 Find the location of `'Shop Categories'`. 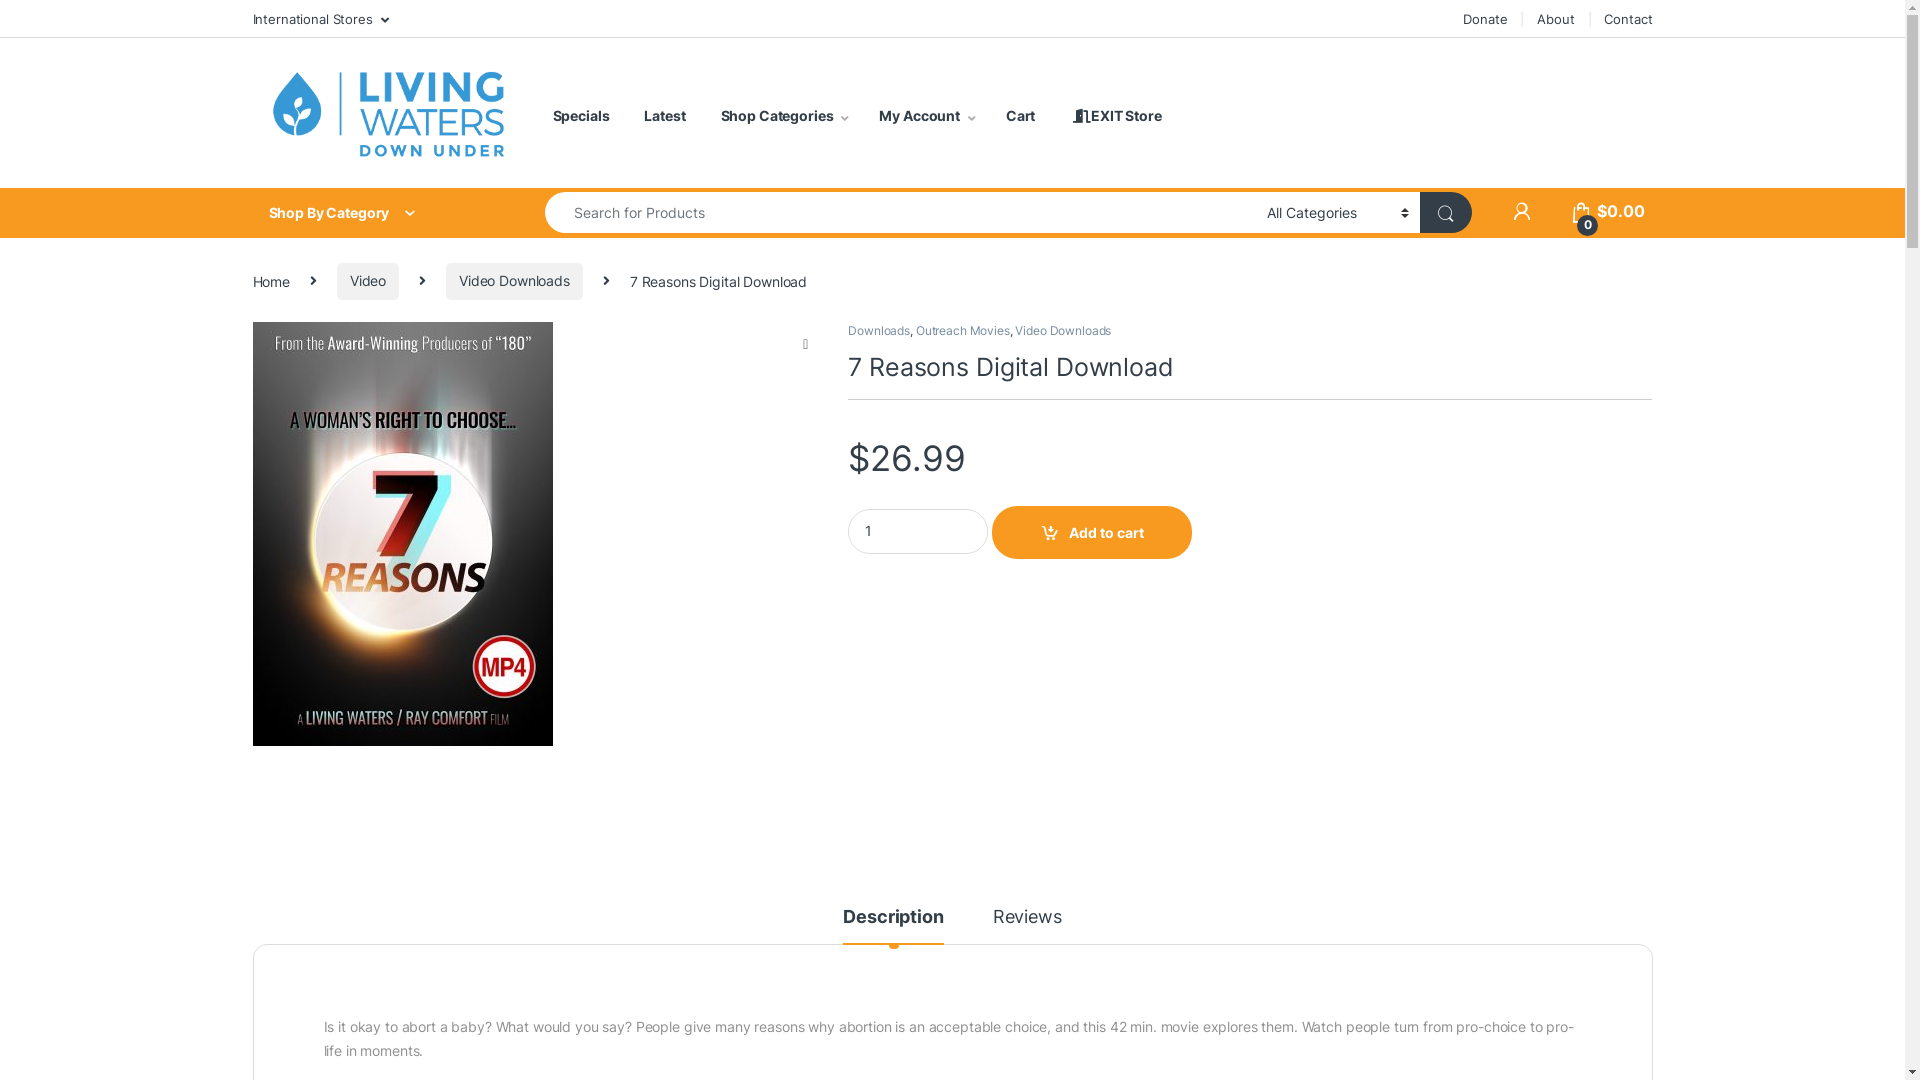

'Shop Categories' is located at coordinates (784, 115).